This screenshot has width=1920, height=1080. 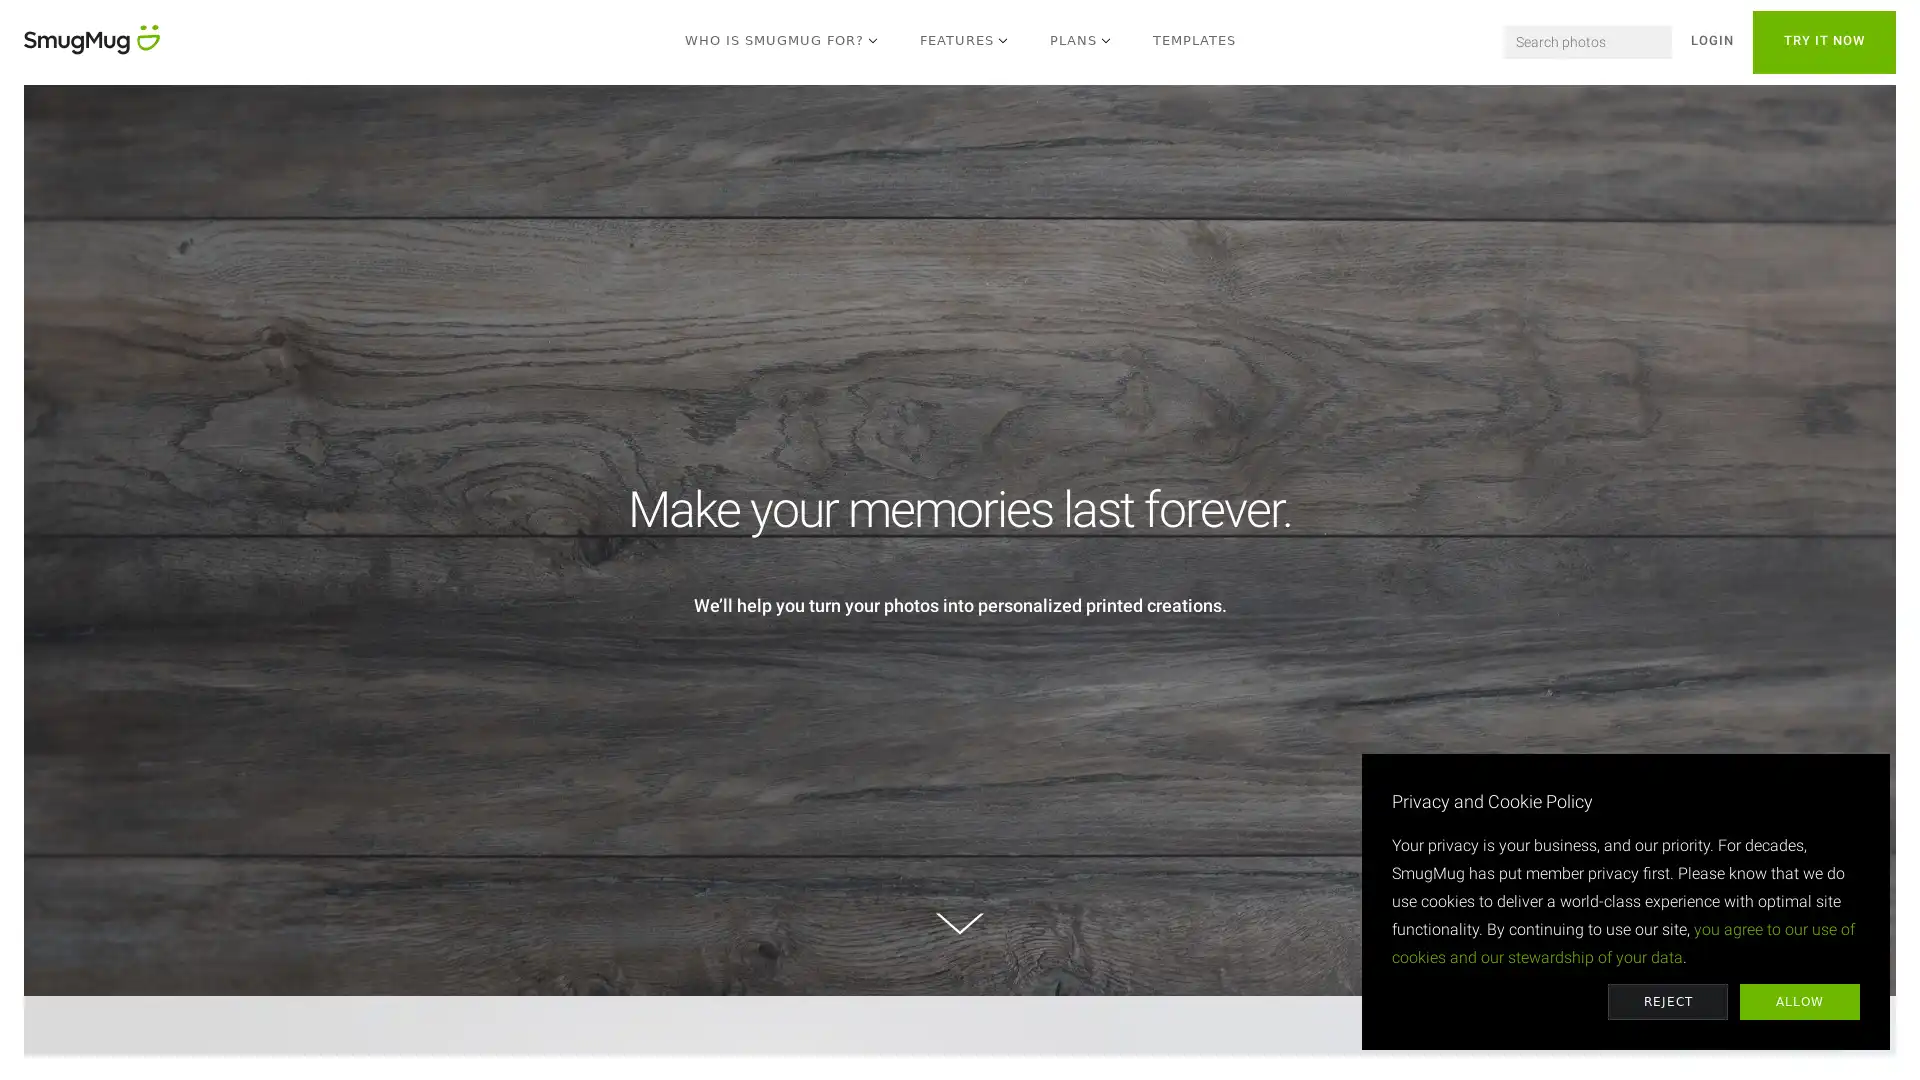 What do you see at coordinates (1080, 42) in the screenshot?
I see `PLANS` at bounding box center [1080, 42].